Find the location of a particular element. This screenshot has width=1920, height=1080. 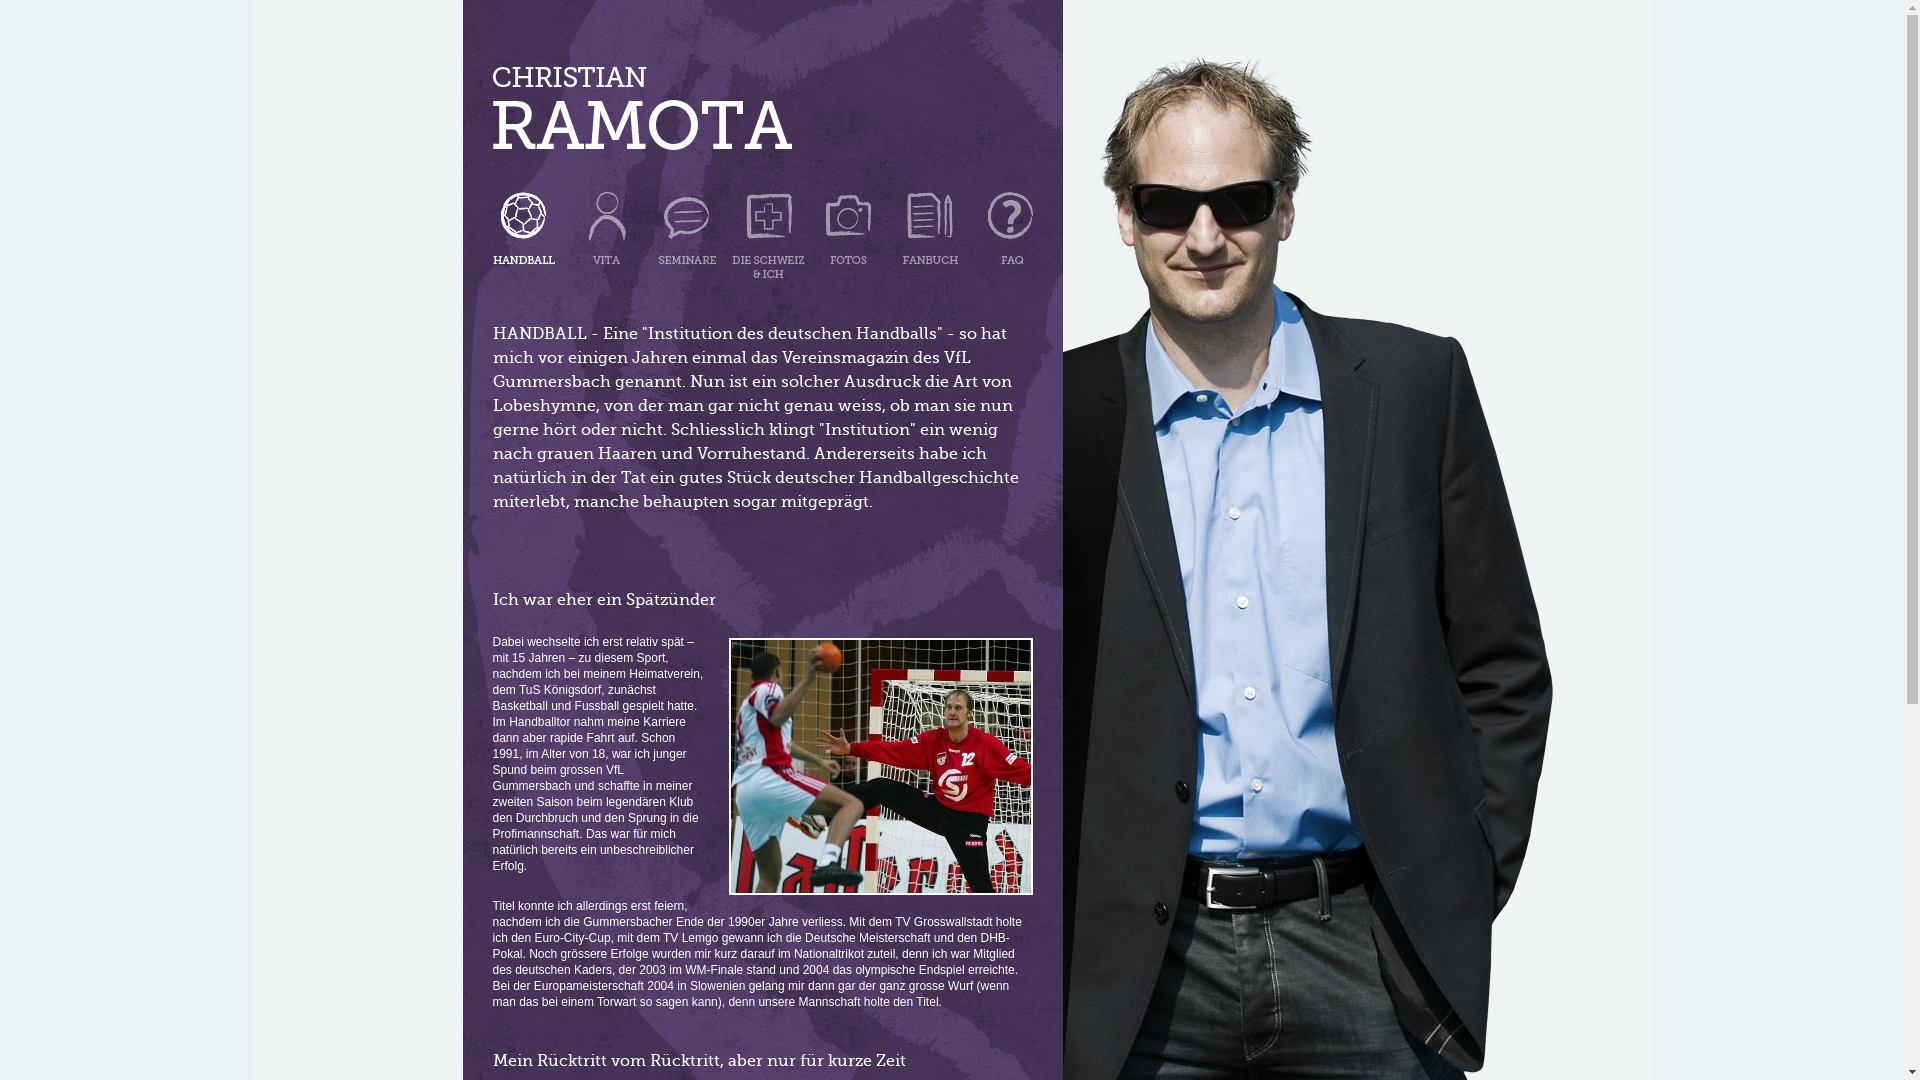

' ' is located at coordinates (646, 222).